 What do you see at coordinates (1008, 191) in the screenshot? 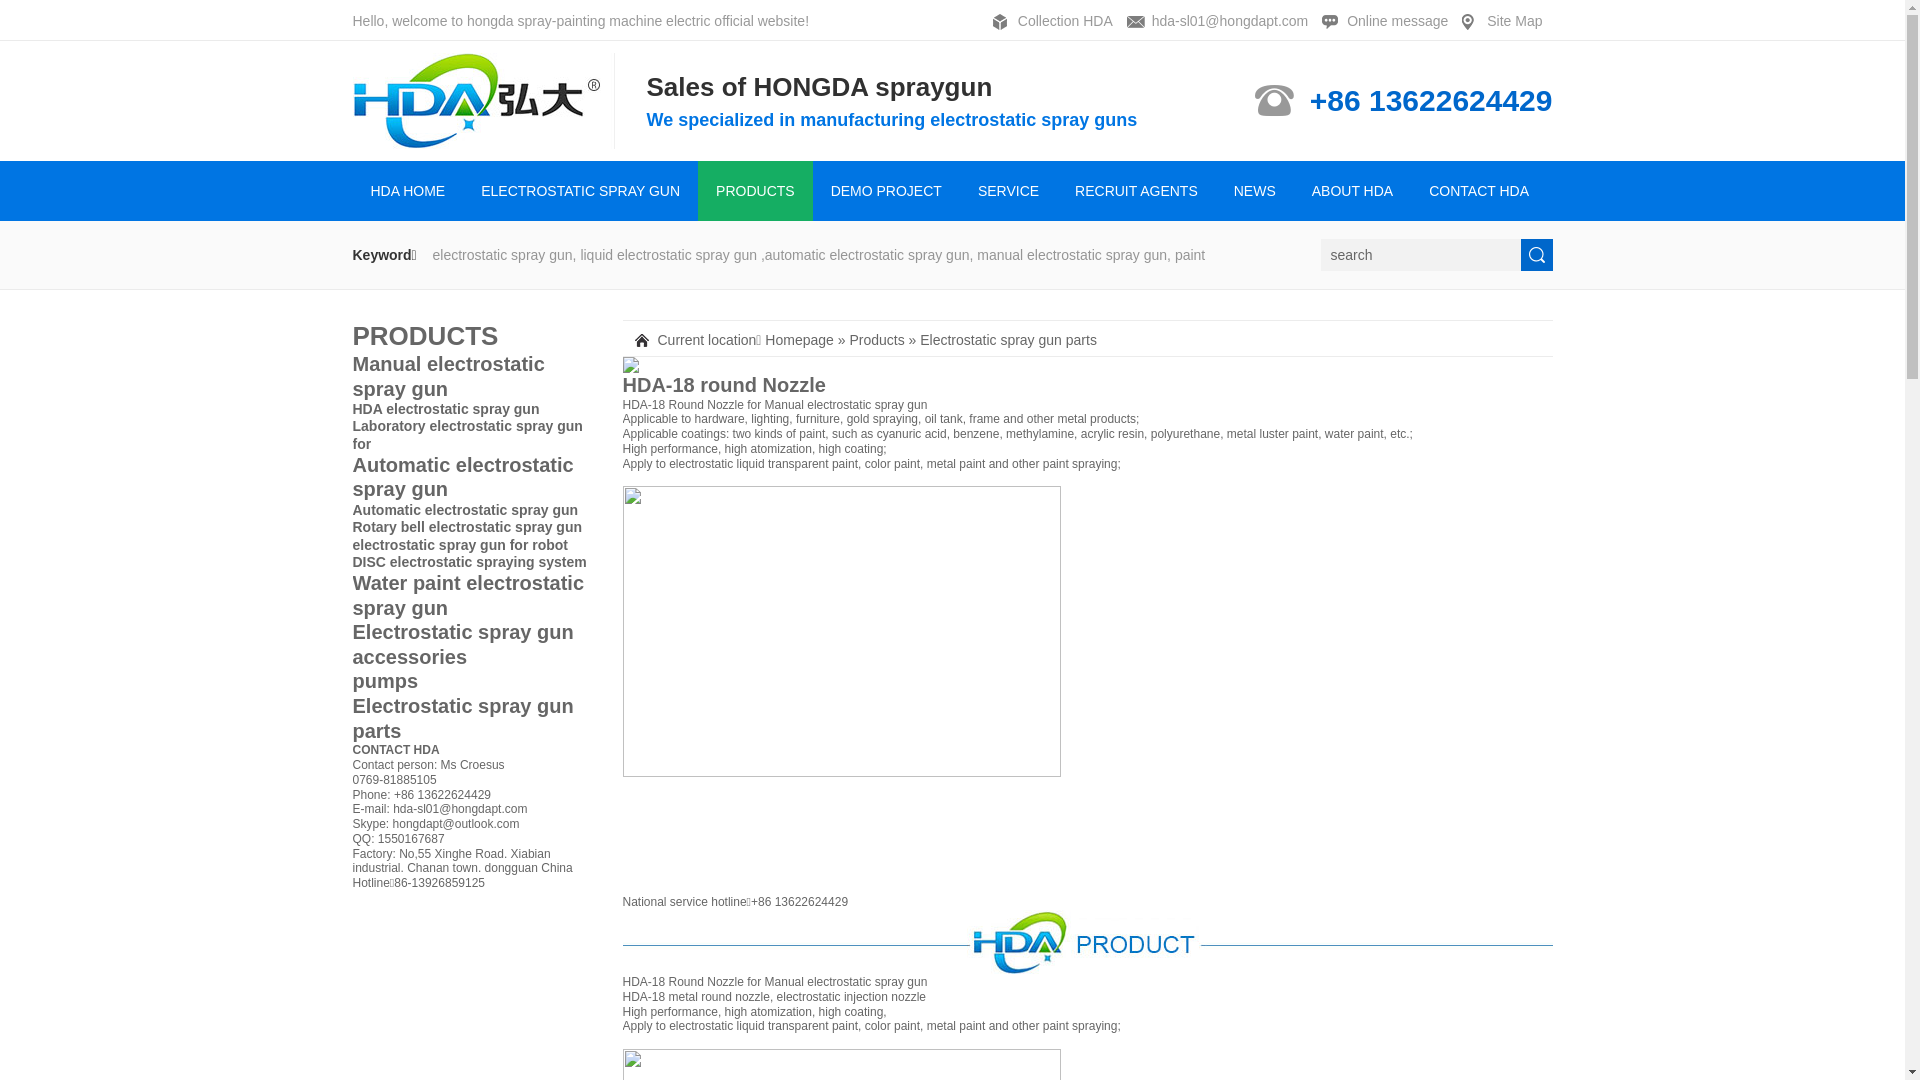
I see `'SERVICE'` at bounding box center [1008, 191].